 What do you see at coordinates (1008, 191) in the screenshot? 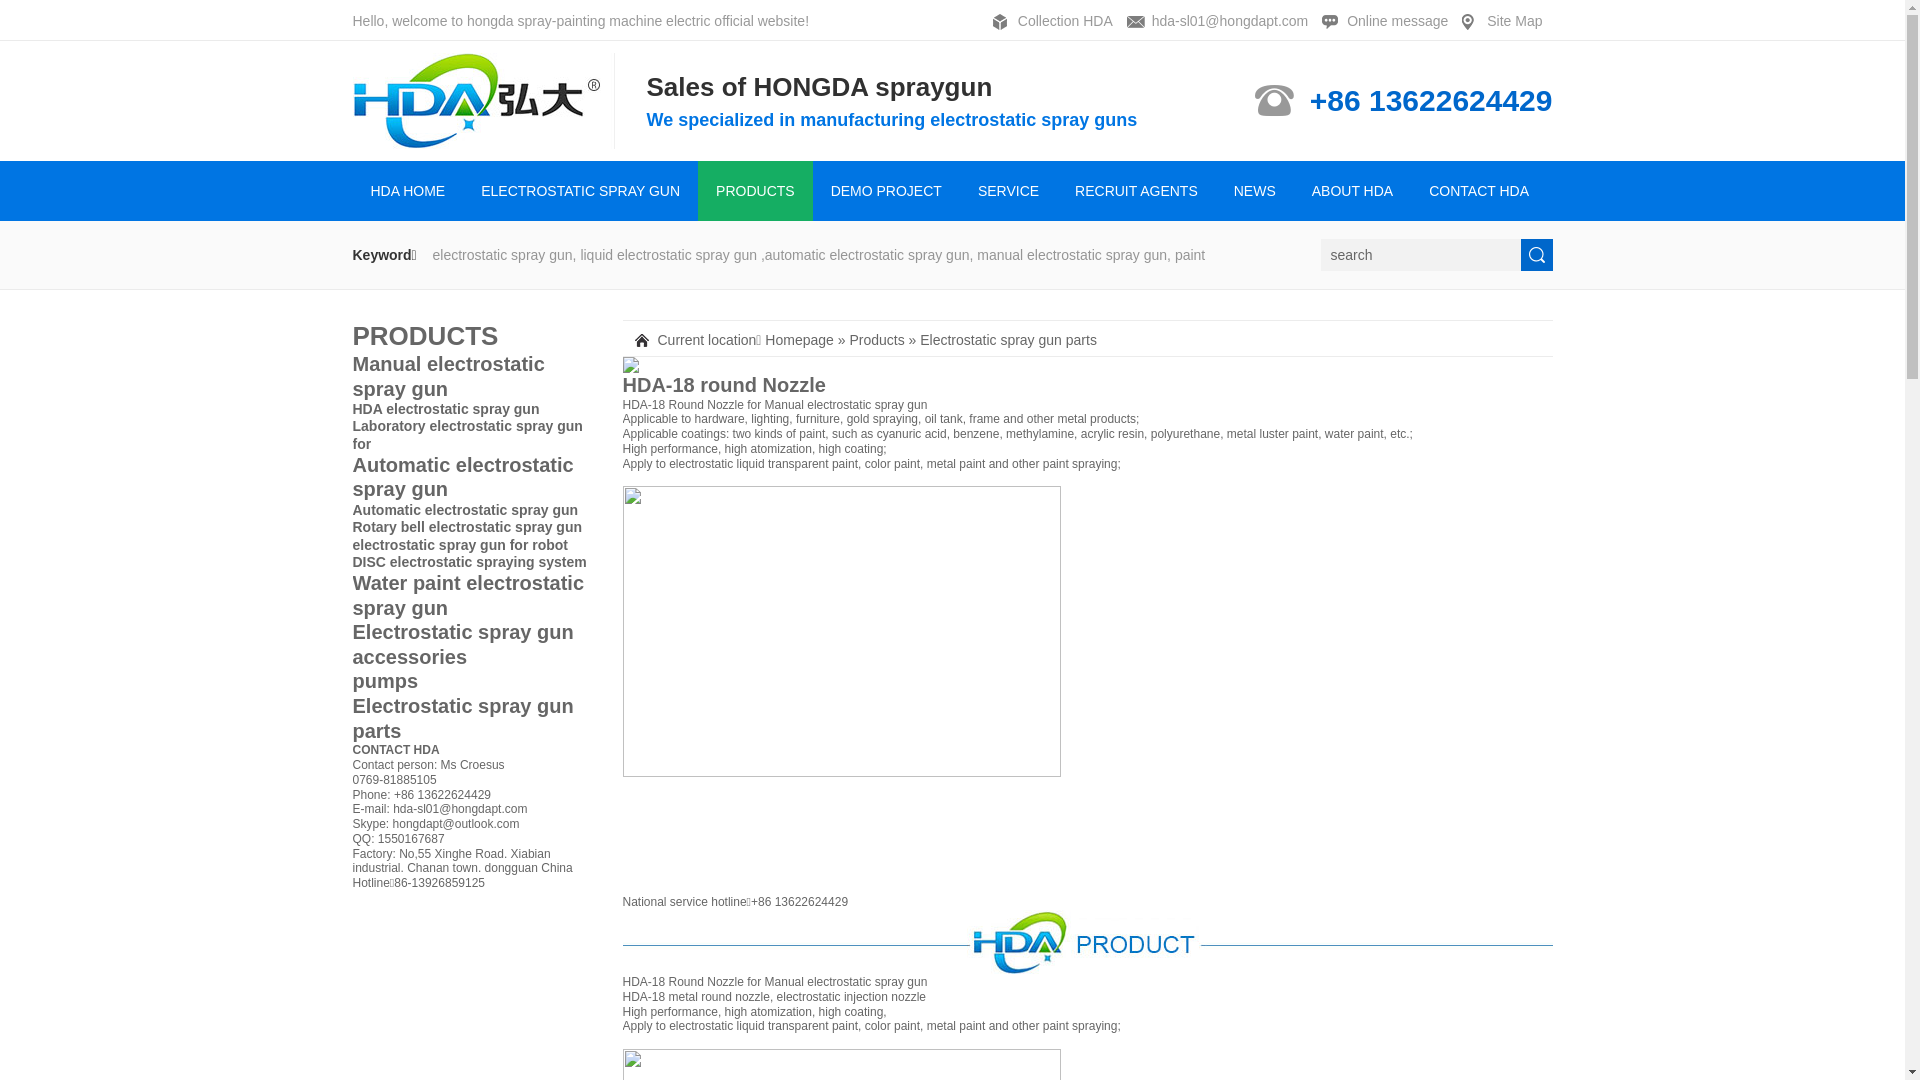
I see `'SERVICE'` at bounding box center [1008, 191].